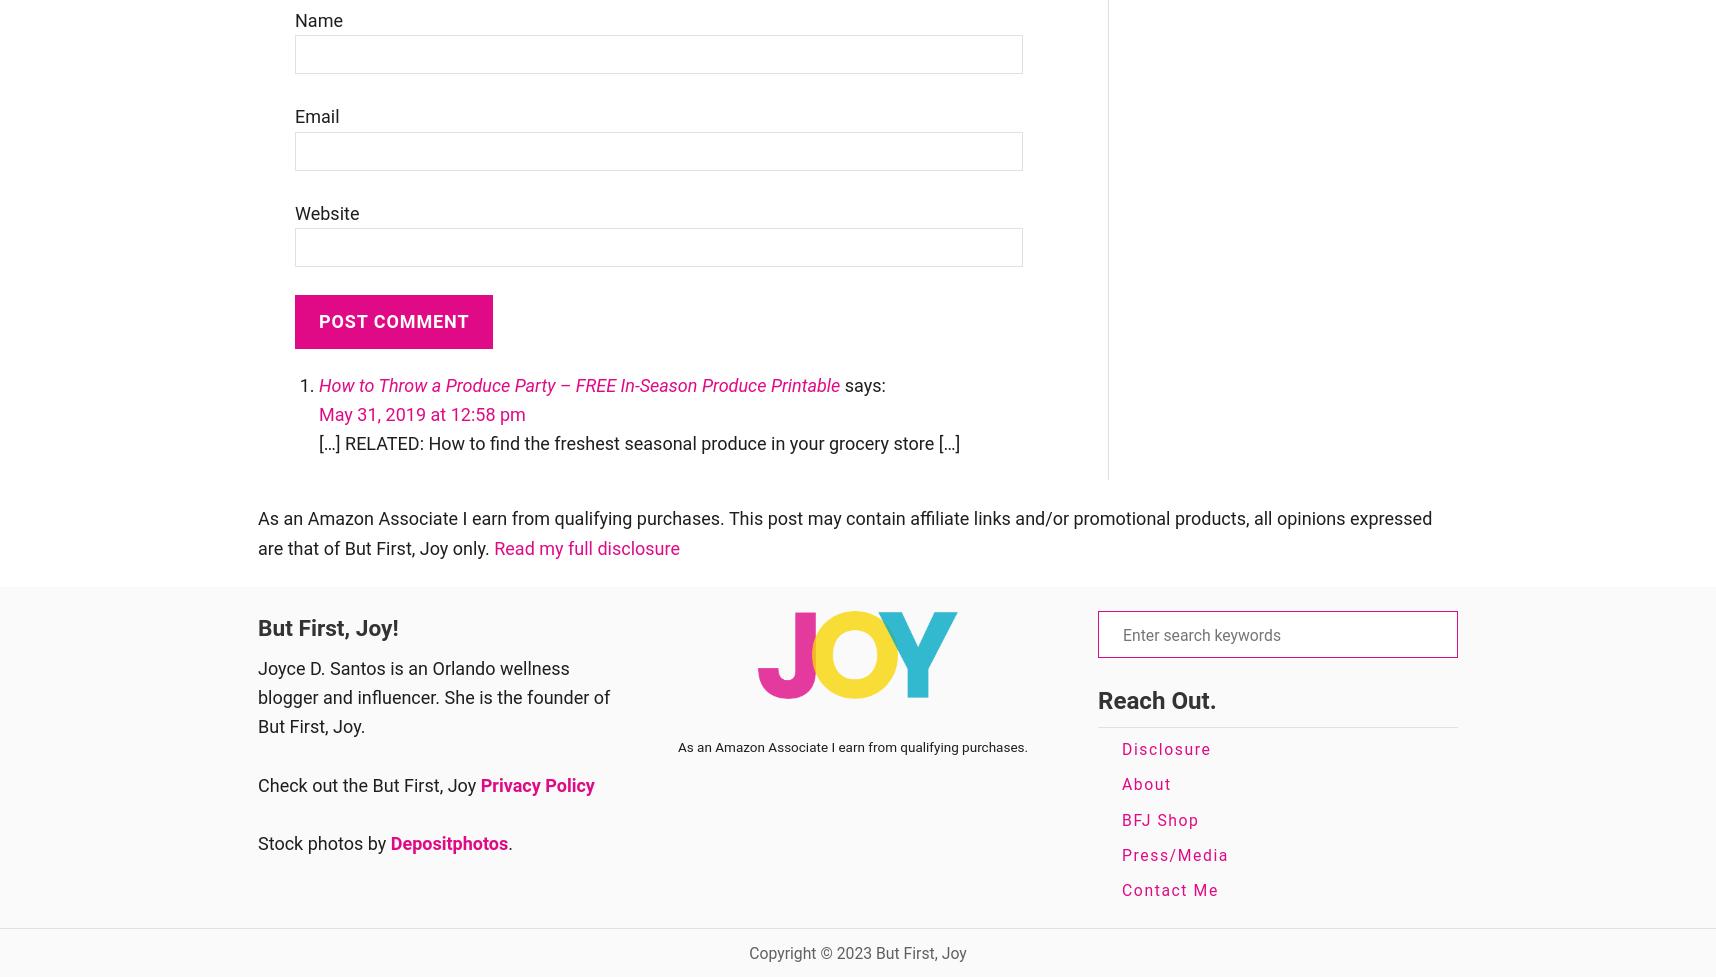 The image size is (1716, 977). What do you see at coordinates (256, 842) in the screenshot?
I see `'Stock photos by'` at bounding box center [256, 842].